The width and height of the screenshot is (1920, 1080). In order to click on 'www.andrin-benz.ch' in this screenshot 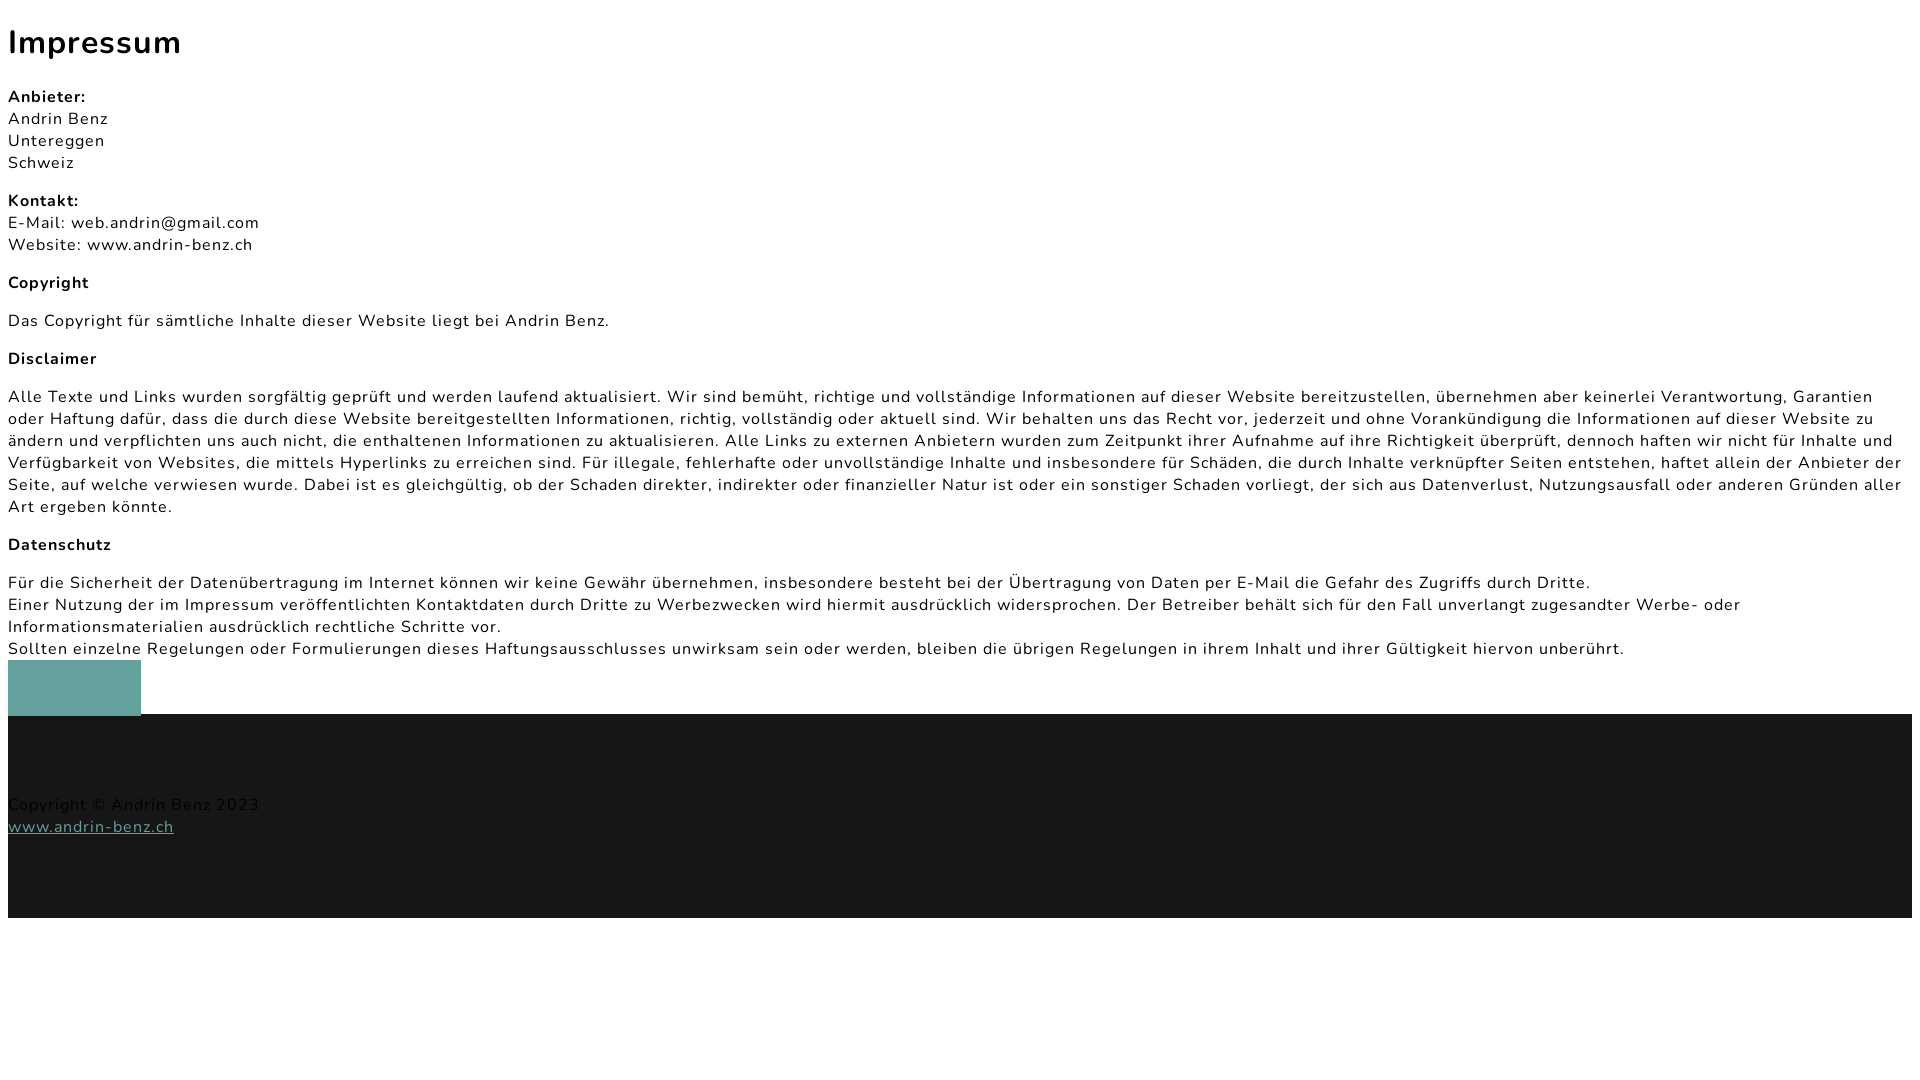, I will do `click(90, 826)`.